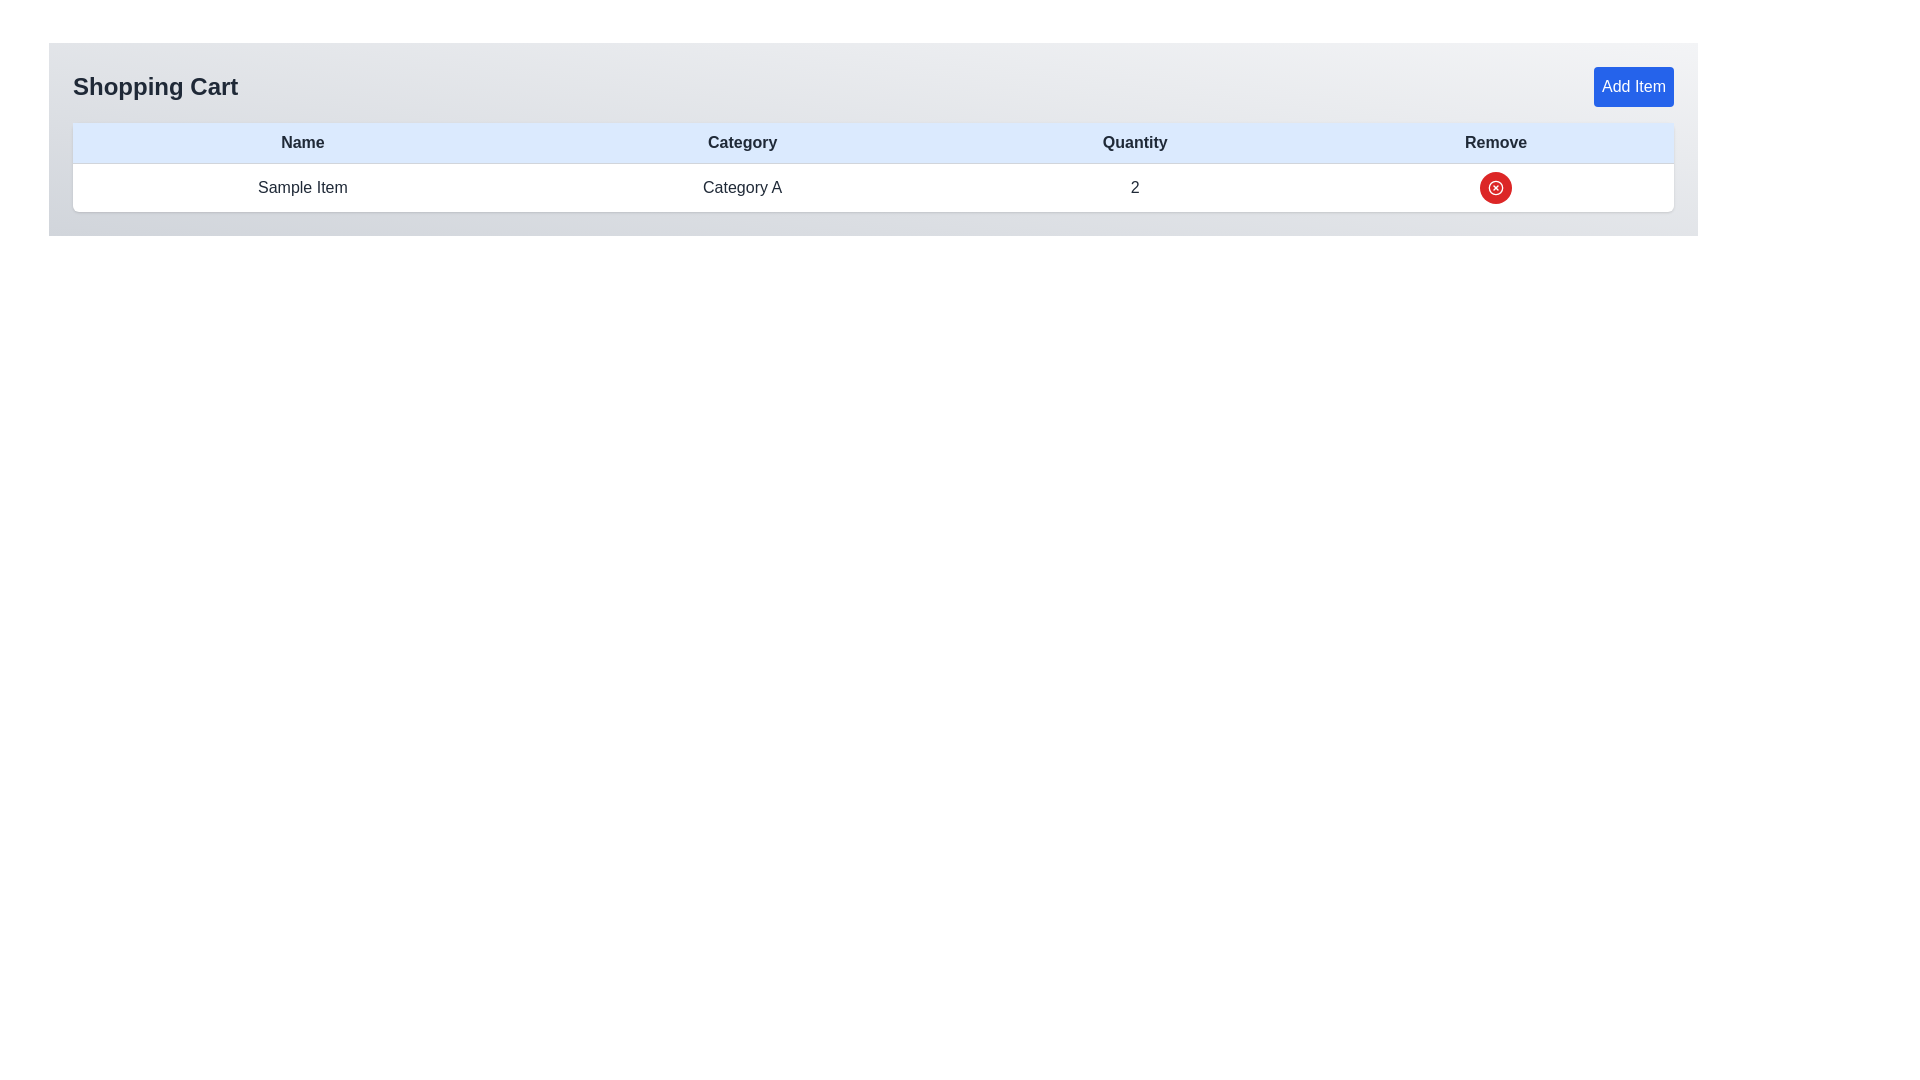 The image size is (1920, 1080). I want to click on the 'Quantity' text label, which is the third column header in a table, adjacent to the 'Category' and 'Remove' headers, so click(1135, 142).